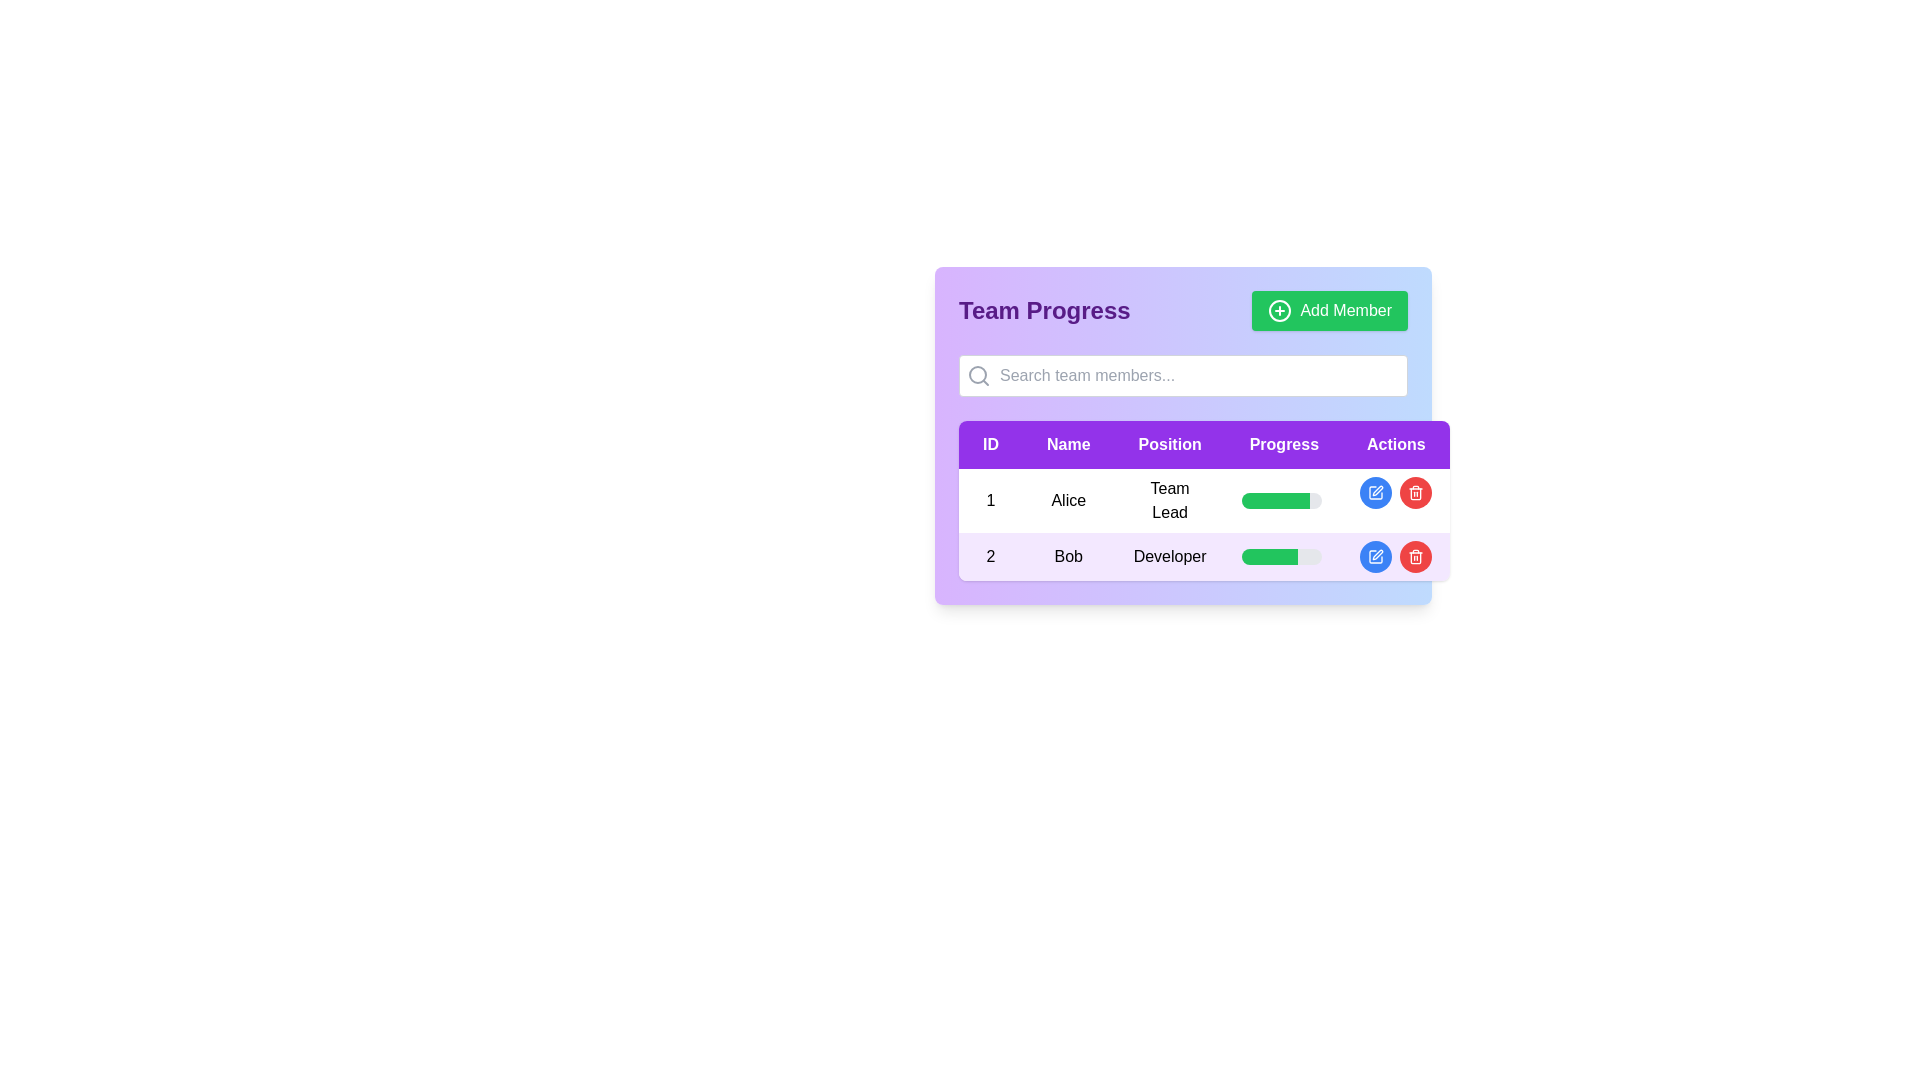  I want to click on the delete button located in the 'Actions' column of the second row of the table, positioned to the right of the blue circular edit button, so click(1415, 556).